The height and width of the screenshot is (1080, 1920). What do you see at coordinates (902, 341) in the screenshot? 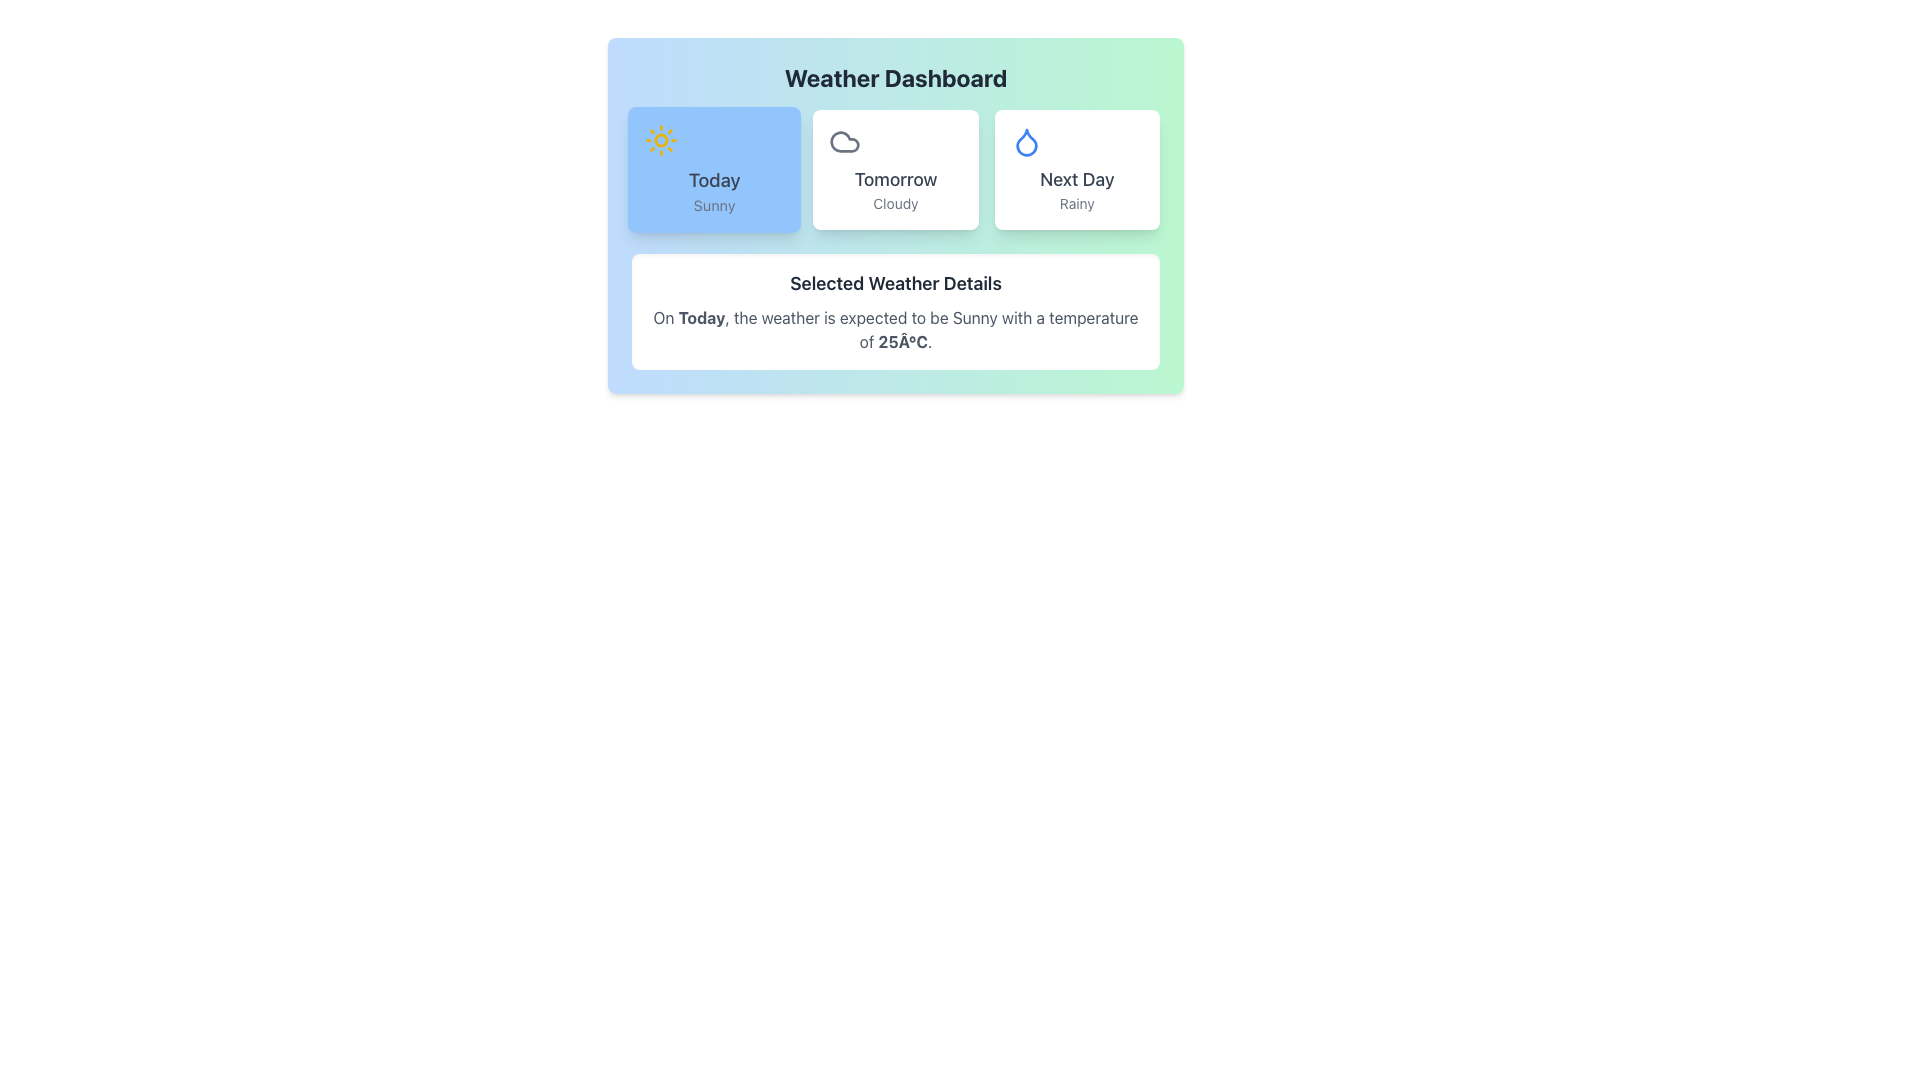
I see `temperature value displayed in the 'Selected Weather Details' section, which follows the main description about today's weather` at bounding box center [902, 341].